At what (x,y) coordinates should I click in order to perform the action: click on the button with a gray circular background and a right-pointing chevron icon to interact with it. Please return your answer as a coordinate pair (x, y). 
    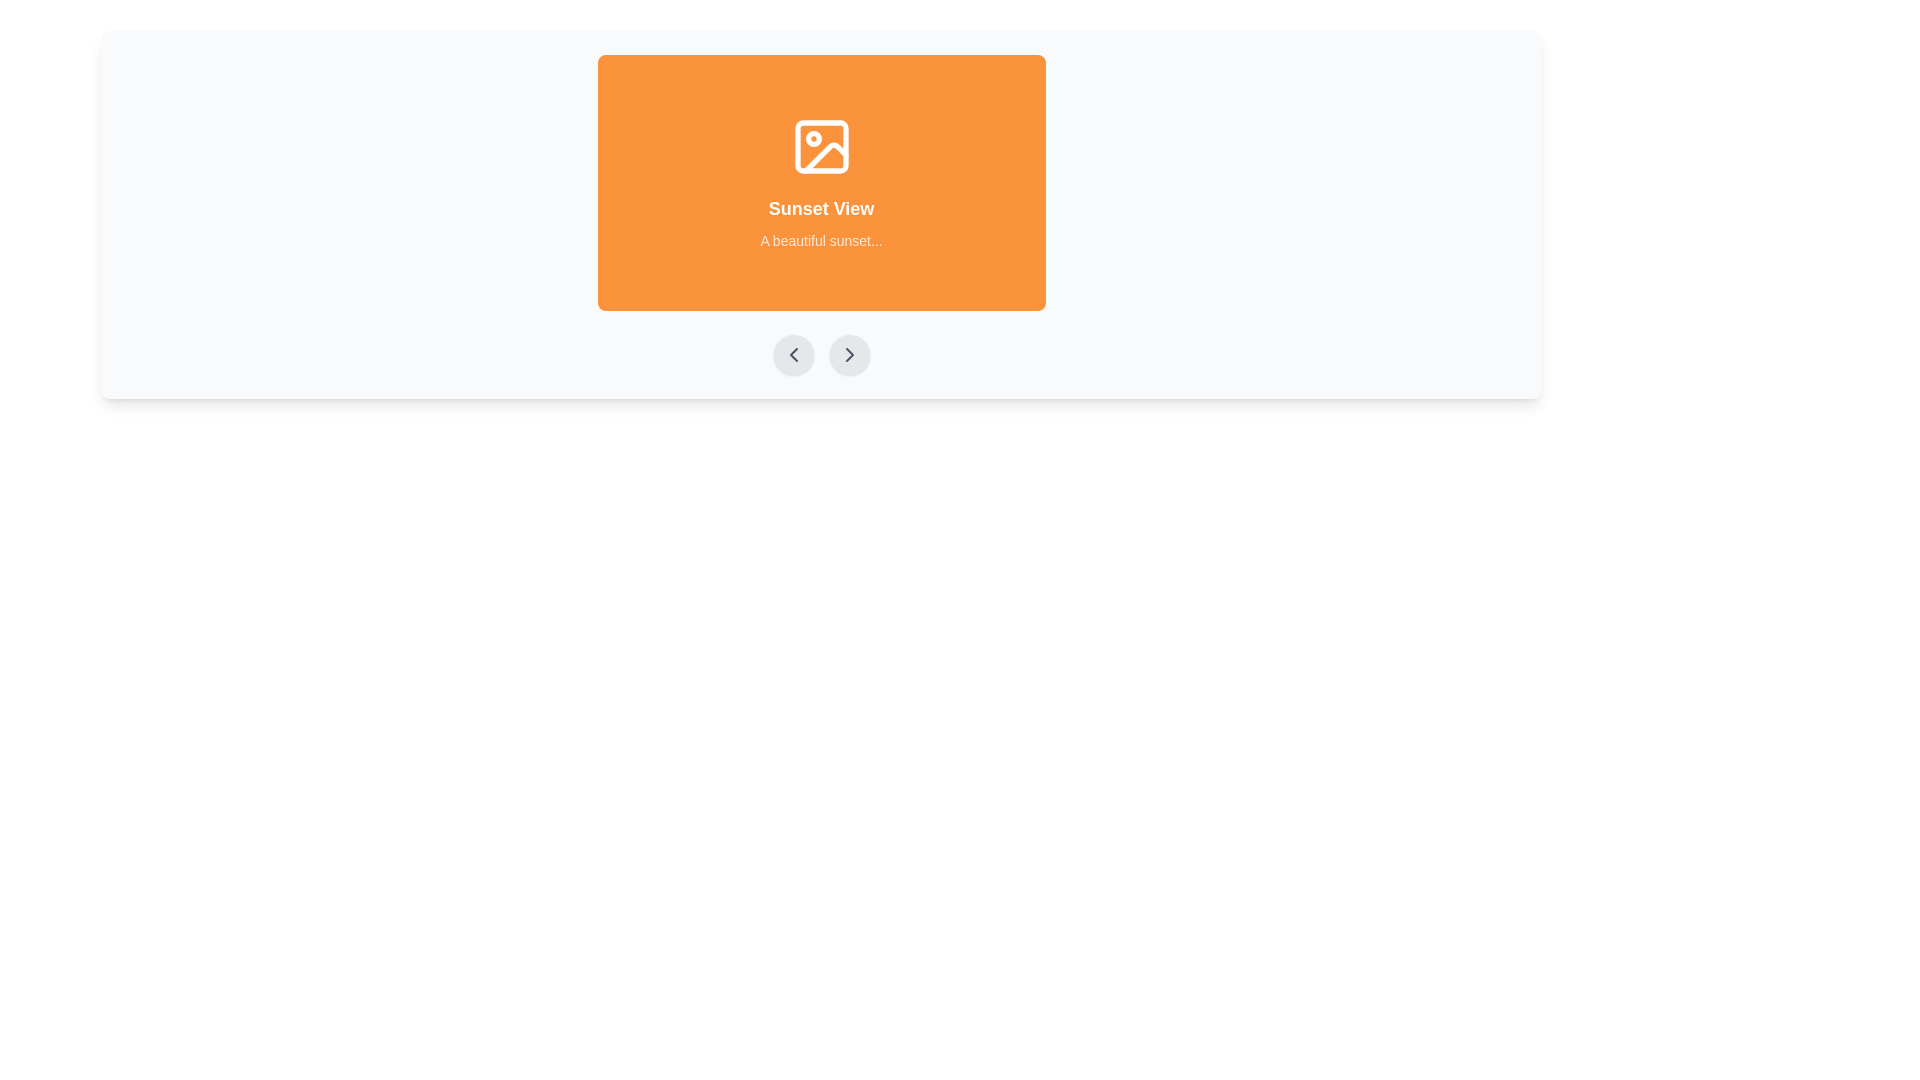
    Looking at the image, I should click on (849, 353).